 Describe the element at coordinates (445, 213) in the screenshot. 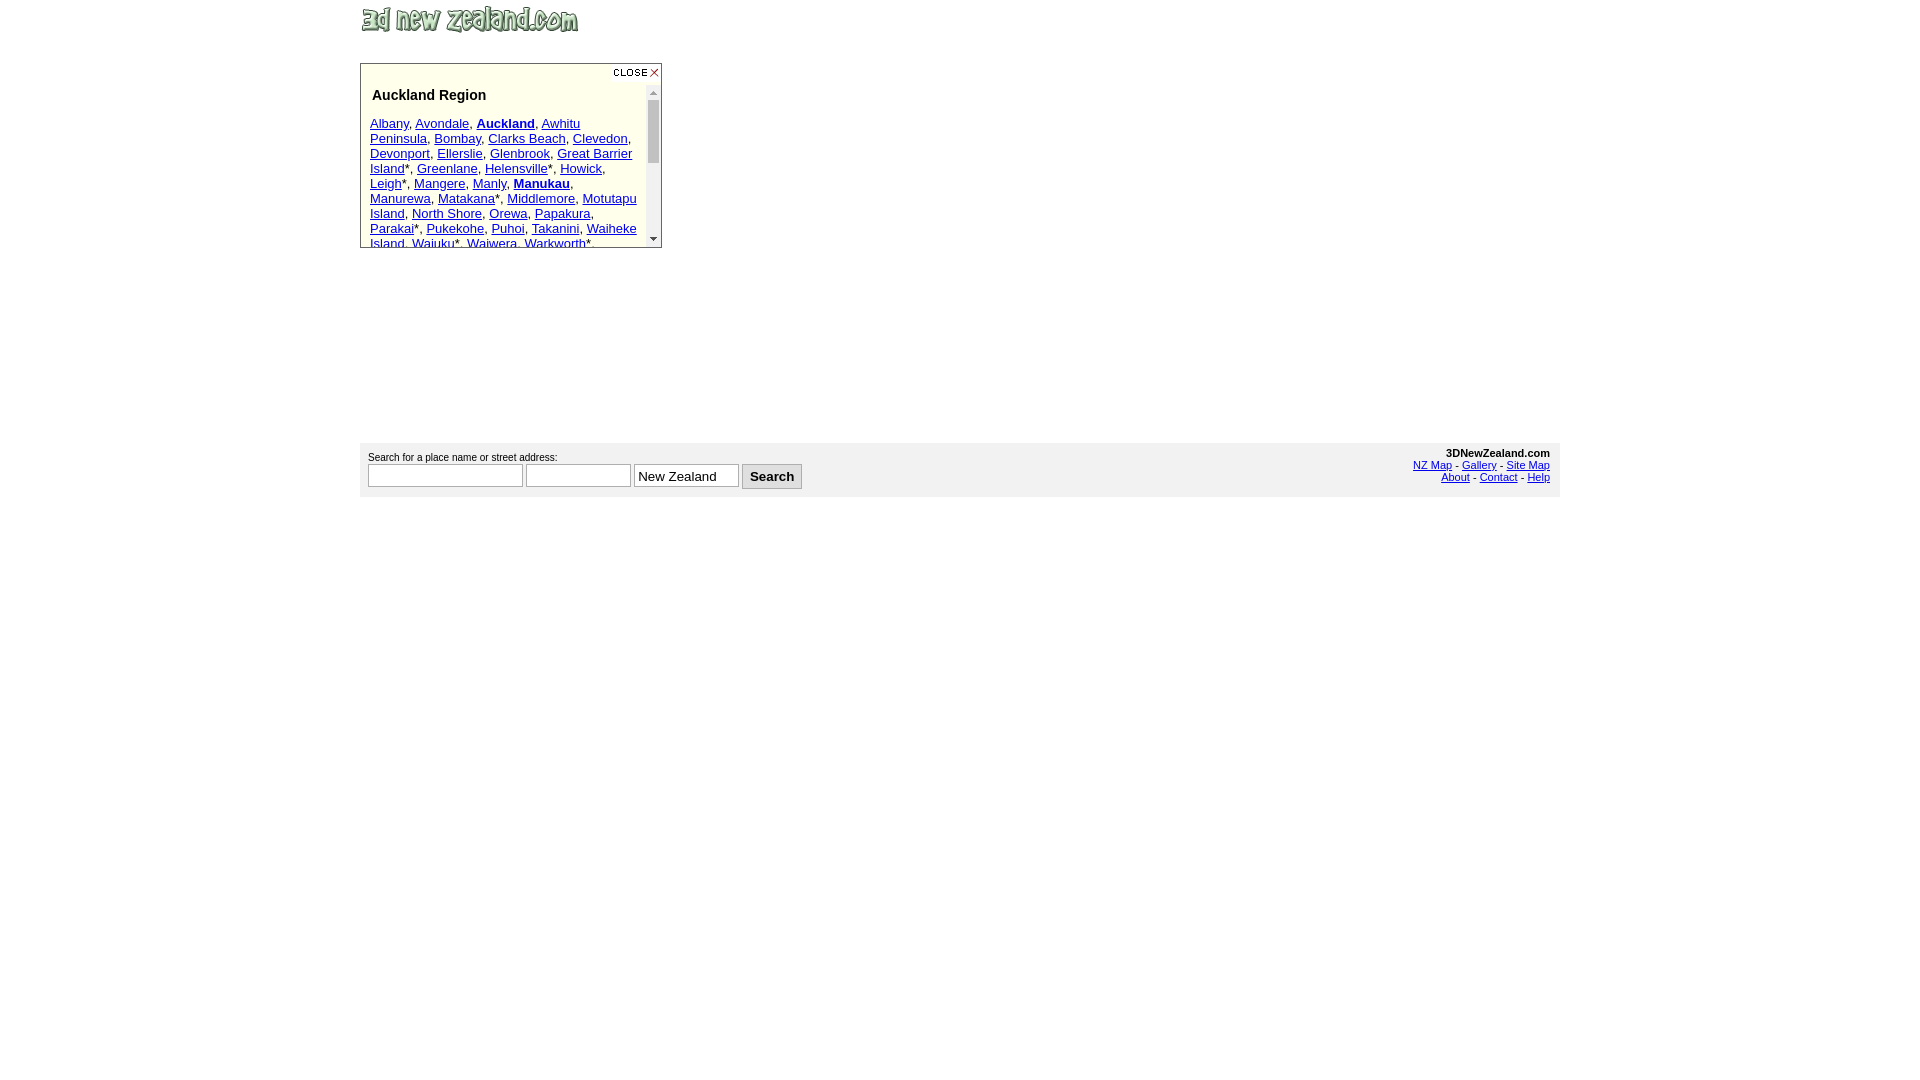

I see `'North Shore'` at that location.